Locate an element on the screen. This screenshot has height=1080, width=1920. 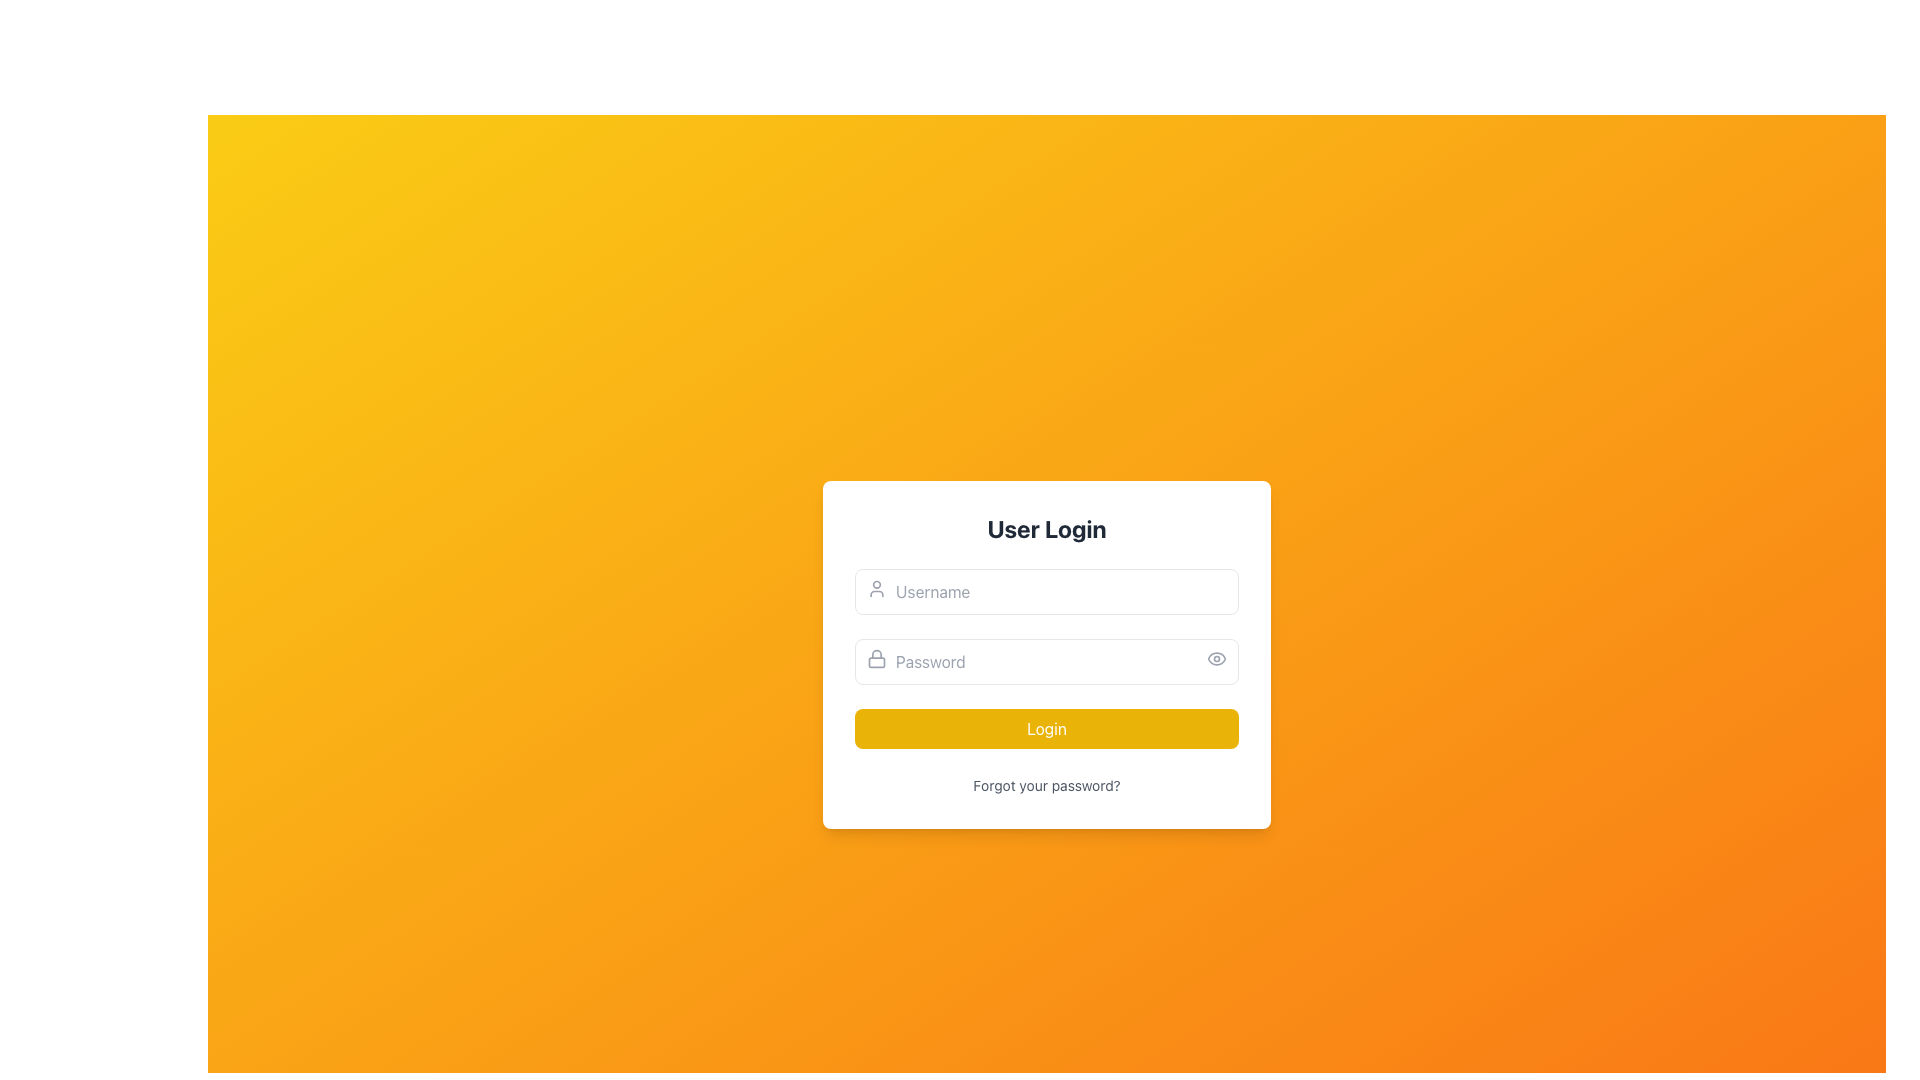
the hyperlink located at the bottom of the login card, directly below the 'Login' button is located at coordinates (1045, 784).